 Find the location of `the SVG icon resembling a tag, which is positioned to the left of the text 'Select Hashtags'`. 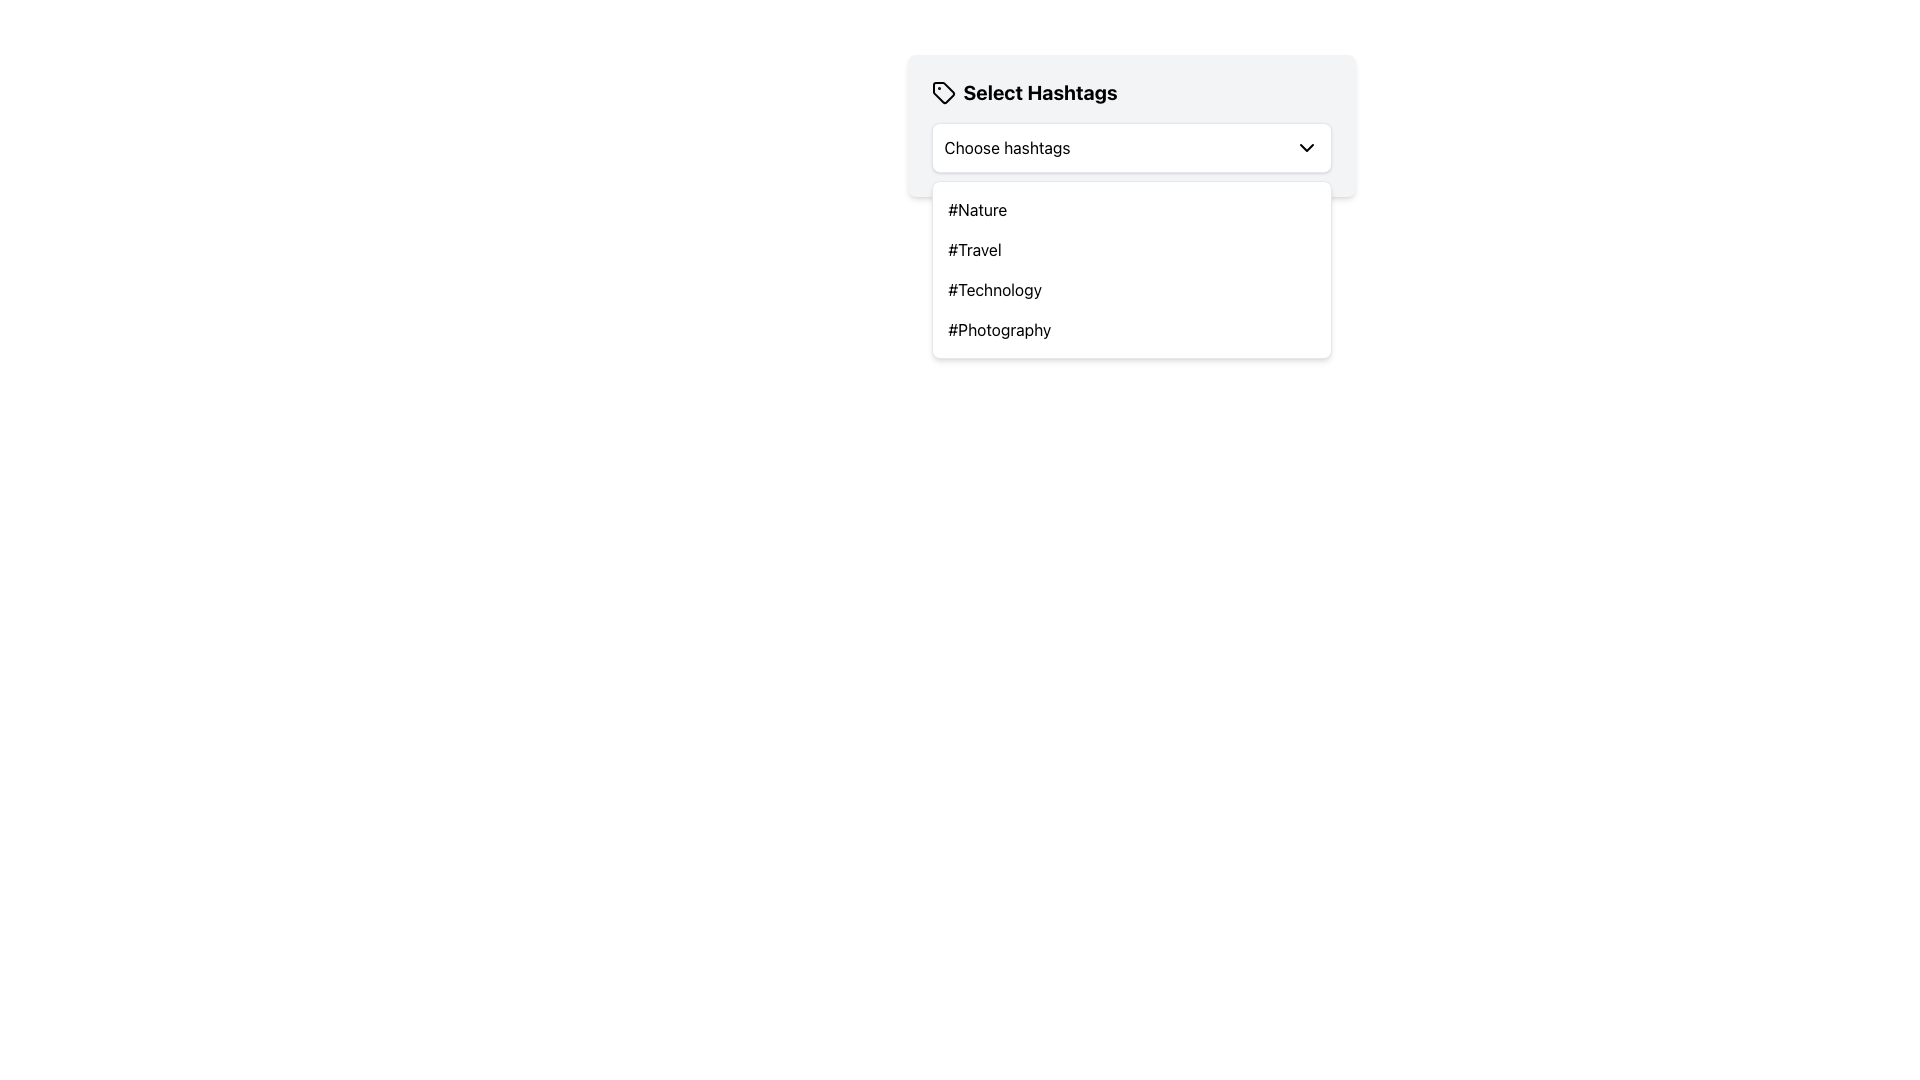

the SVG icon resembling a tag, which is positioned to the left of the text 'Select Hashtags' is located at coordinates (942, 92).